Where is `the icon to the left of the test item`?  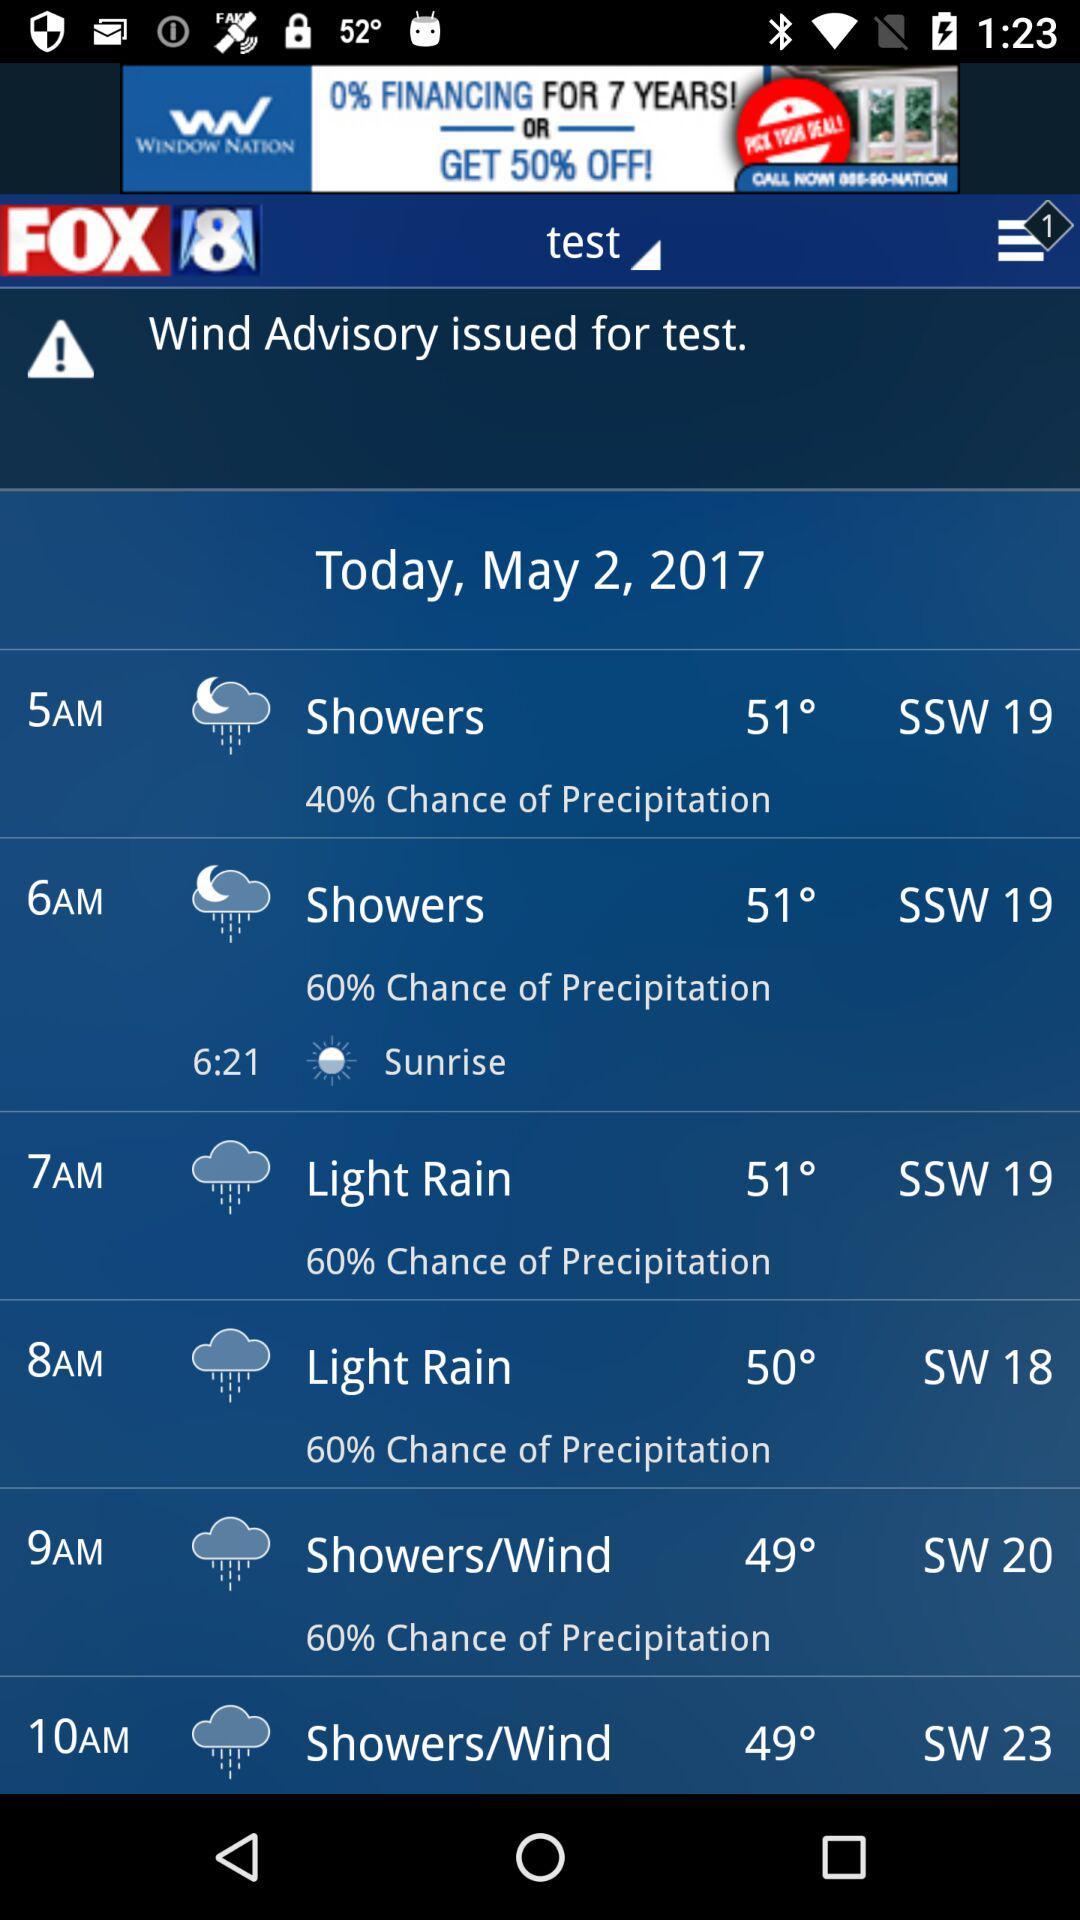
the icon to the left of the test item is located at coordinates (131, 240).